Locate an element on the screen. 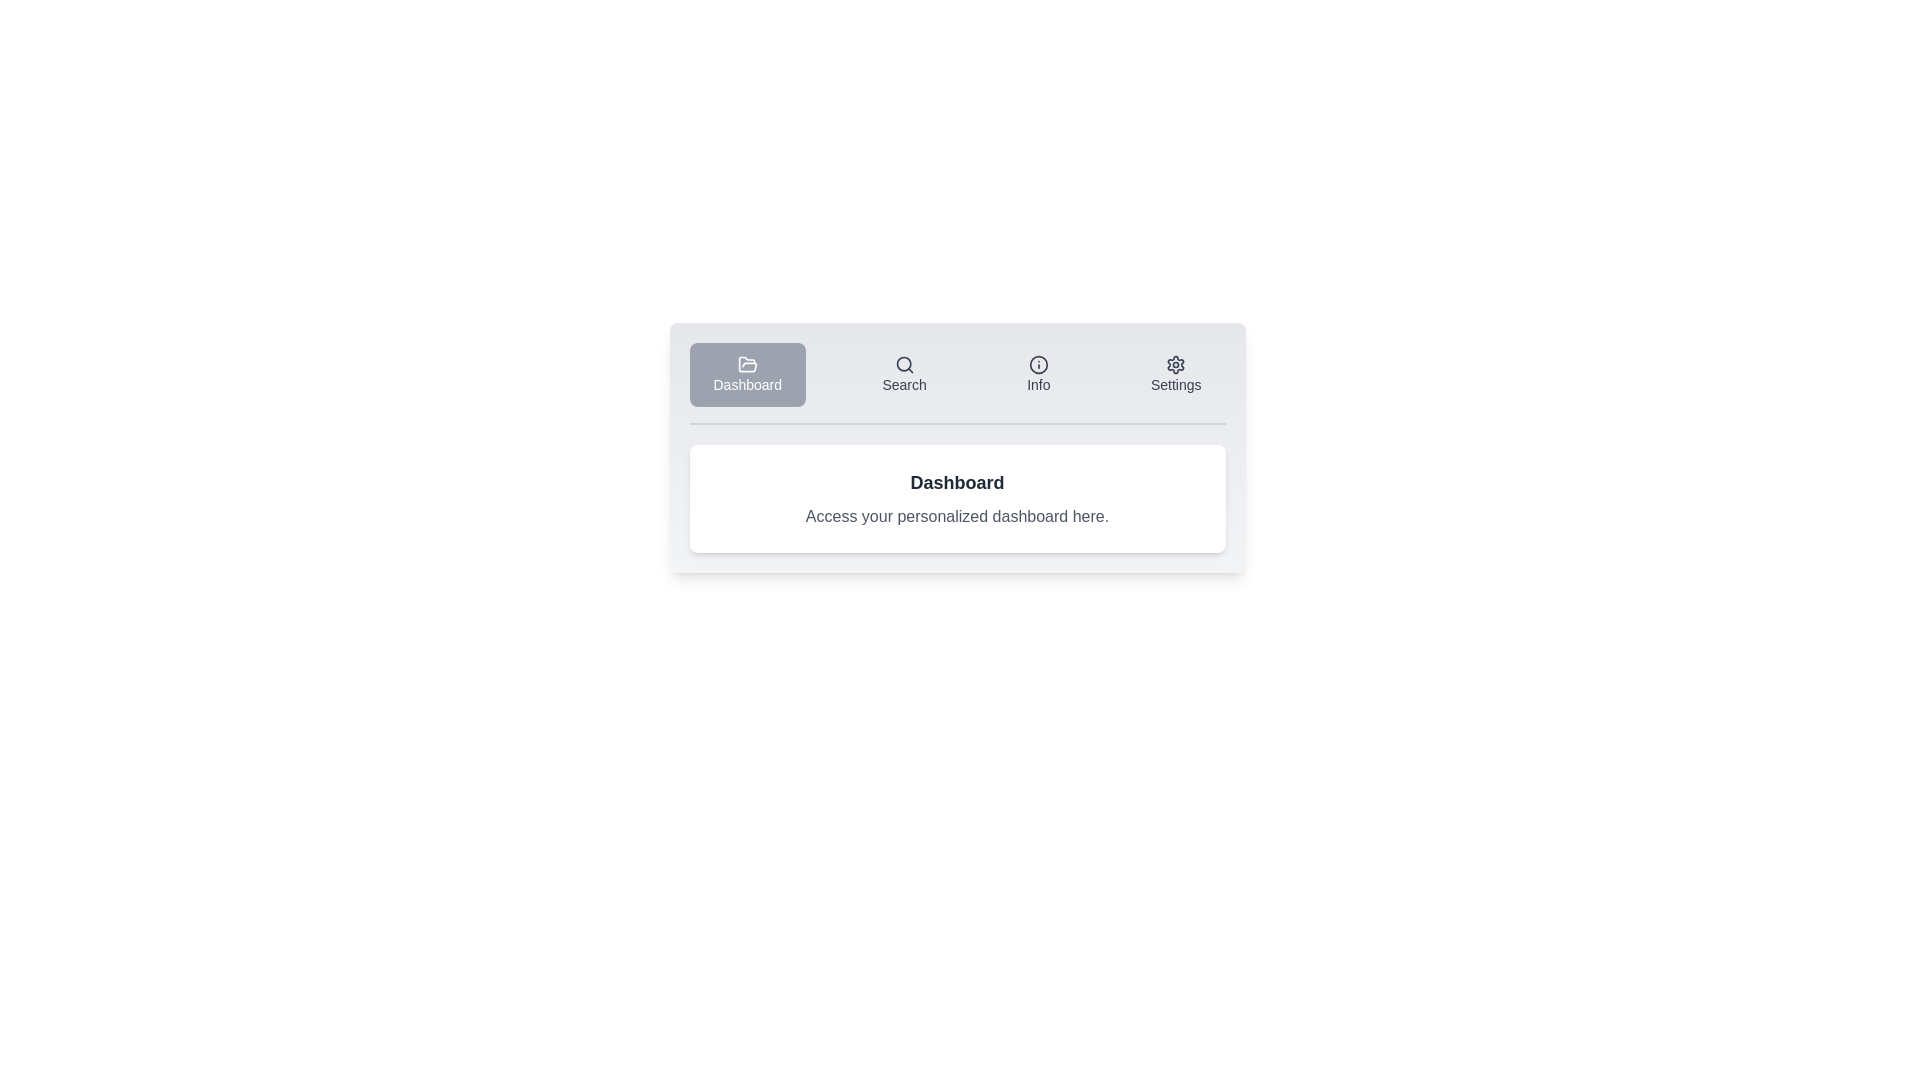  the tab labeled Info to observe its hover effect is located at coordinates (1038, 374).